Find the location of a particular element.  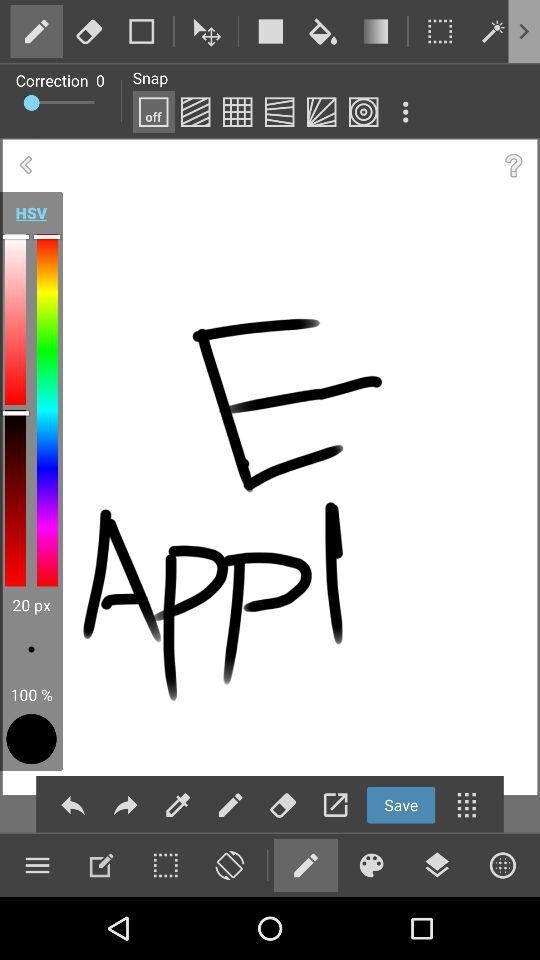

switch crop option is located at coordinates (440, 30).